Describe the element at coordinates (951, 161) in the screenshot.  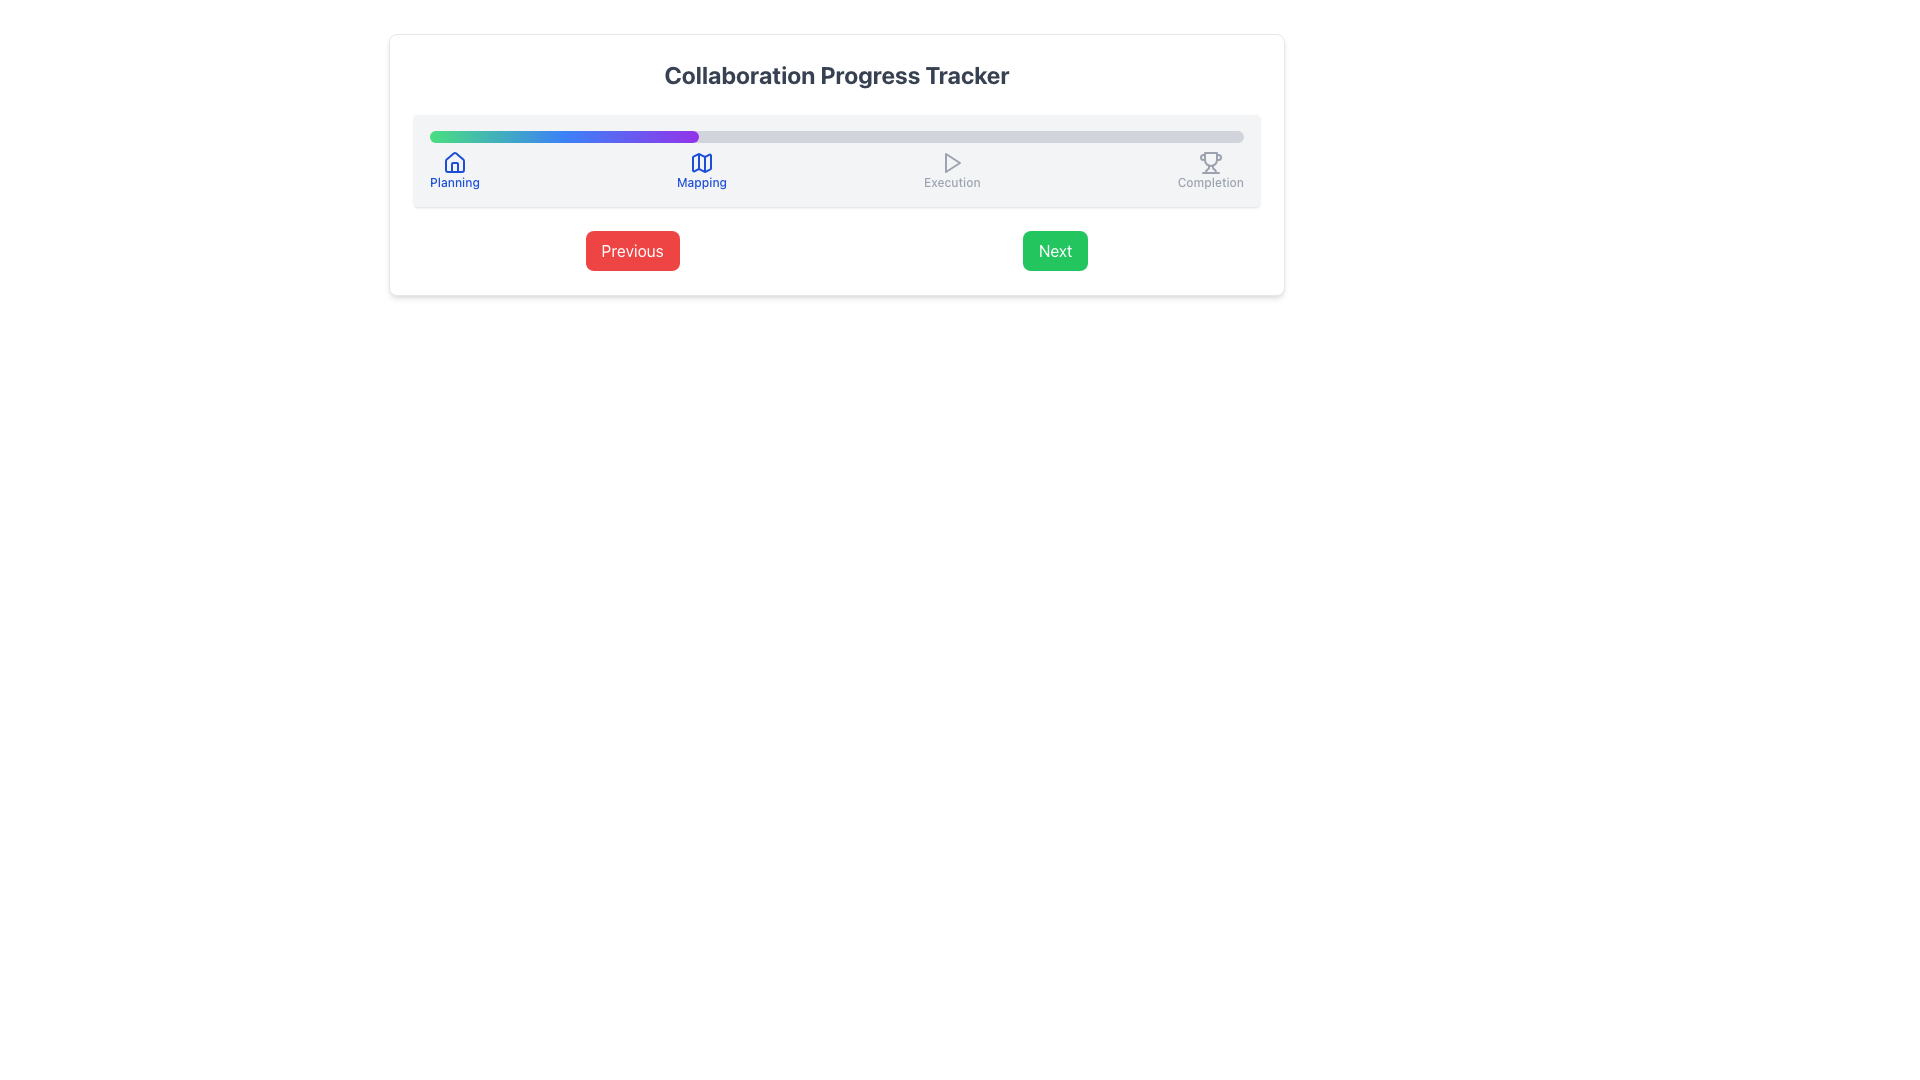
I see `the triangular play icon located in the 'Execution' section of the progress tracker, which is centrally positioned between the 'Mapping' and 'Completion' steps` at that location.